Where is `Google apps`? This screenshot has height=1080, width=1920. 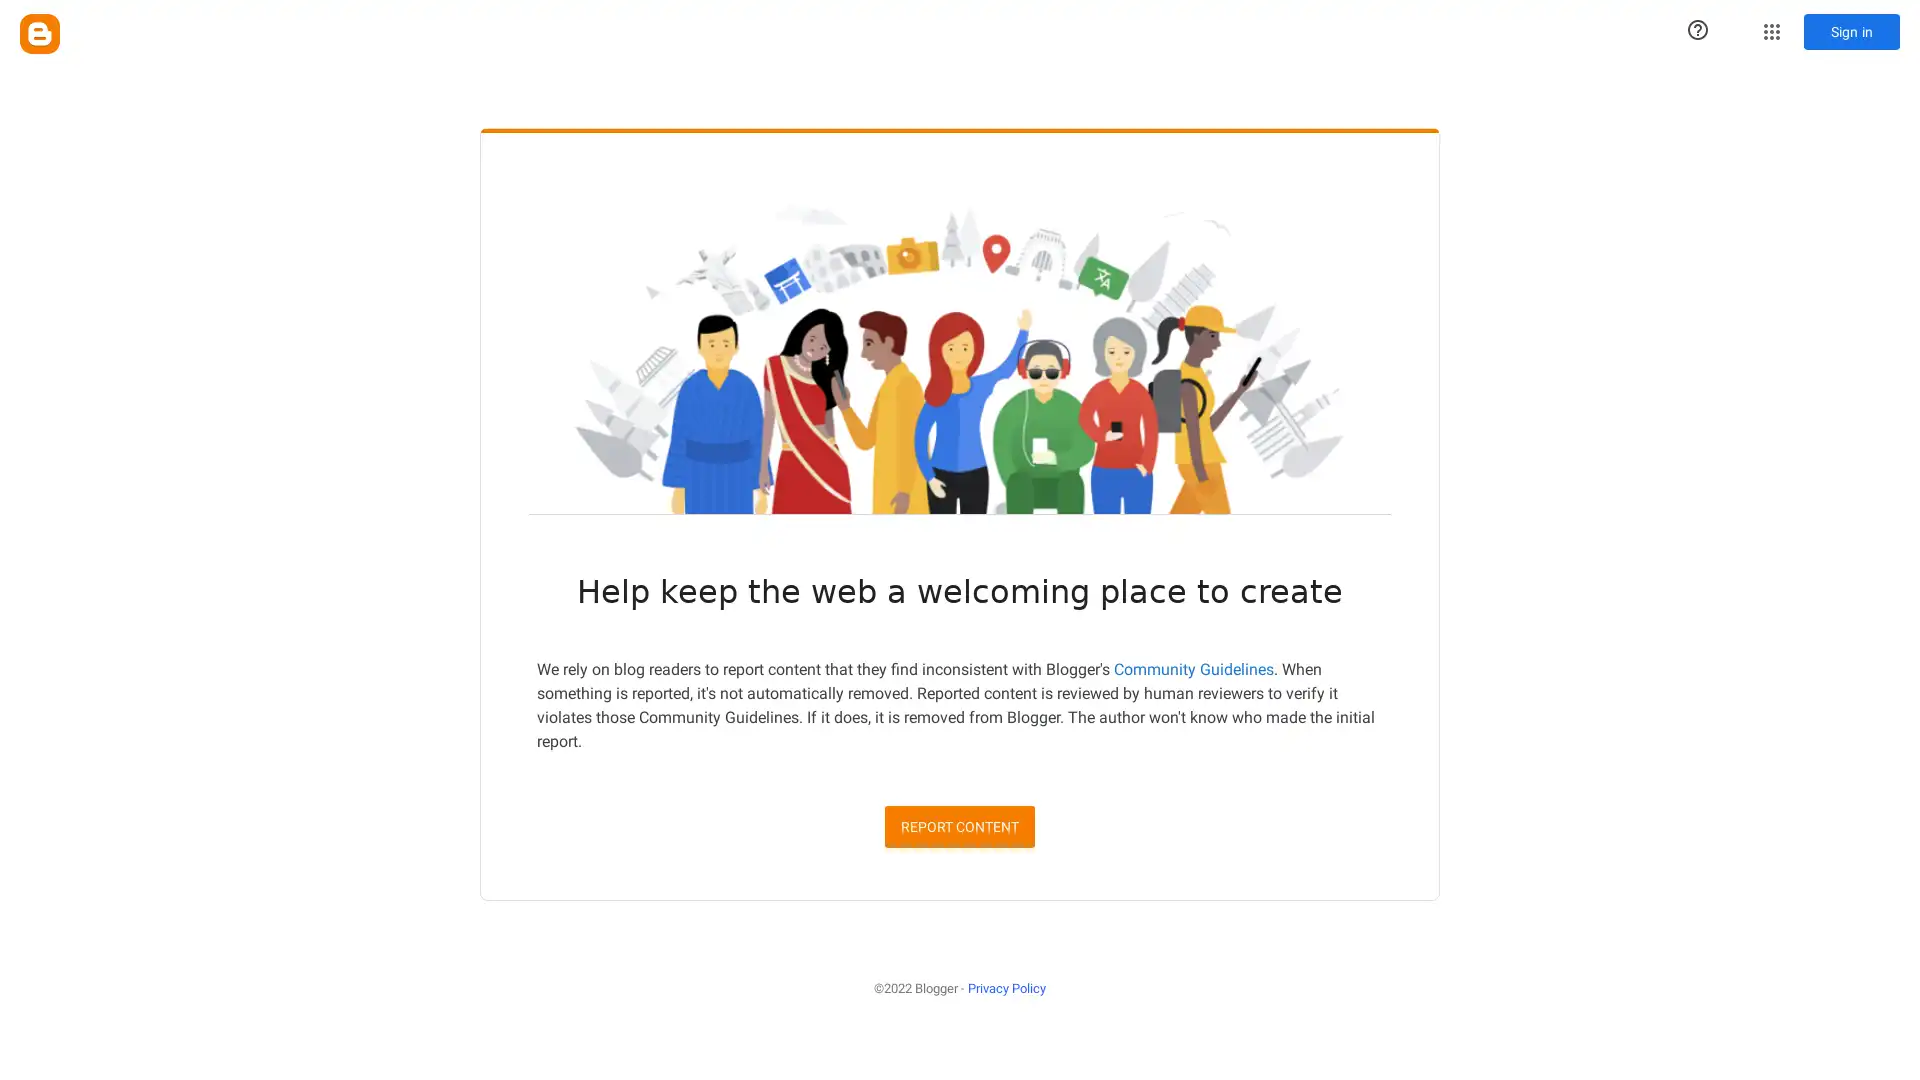 Google apps is located at coordinates (1771, 31).